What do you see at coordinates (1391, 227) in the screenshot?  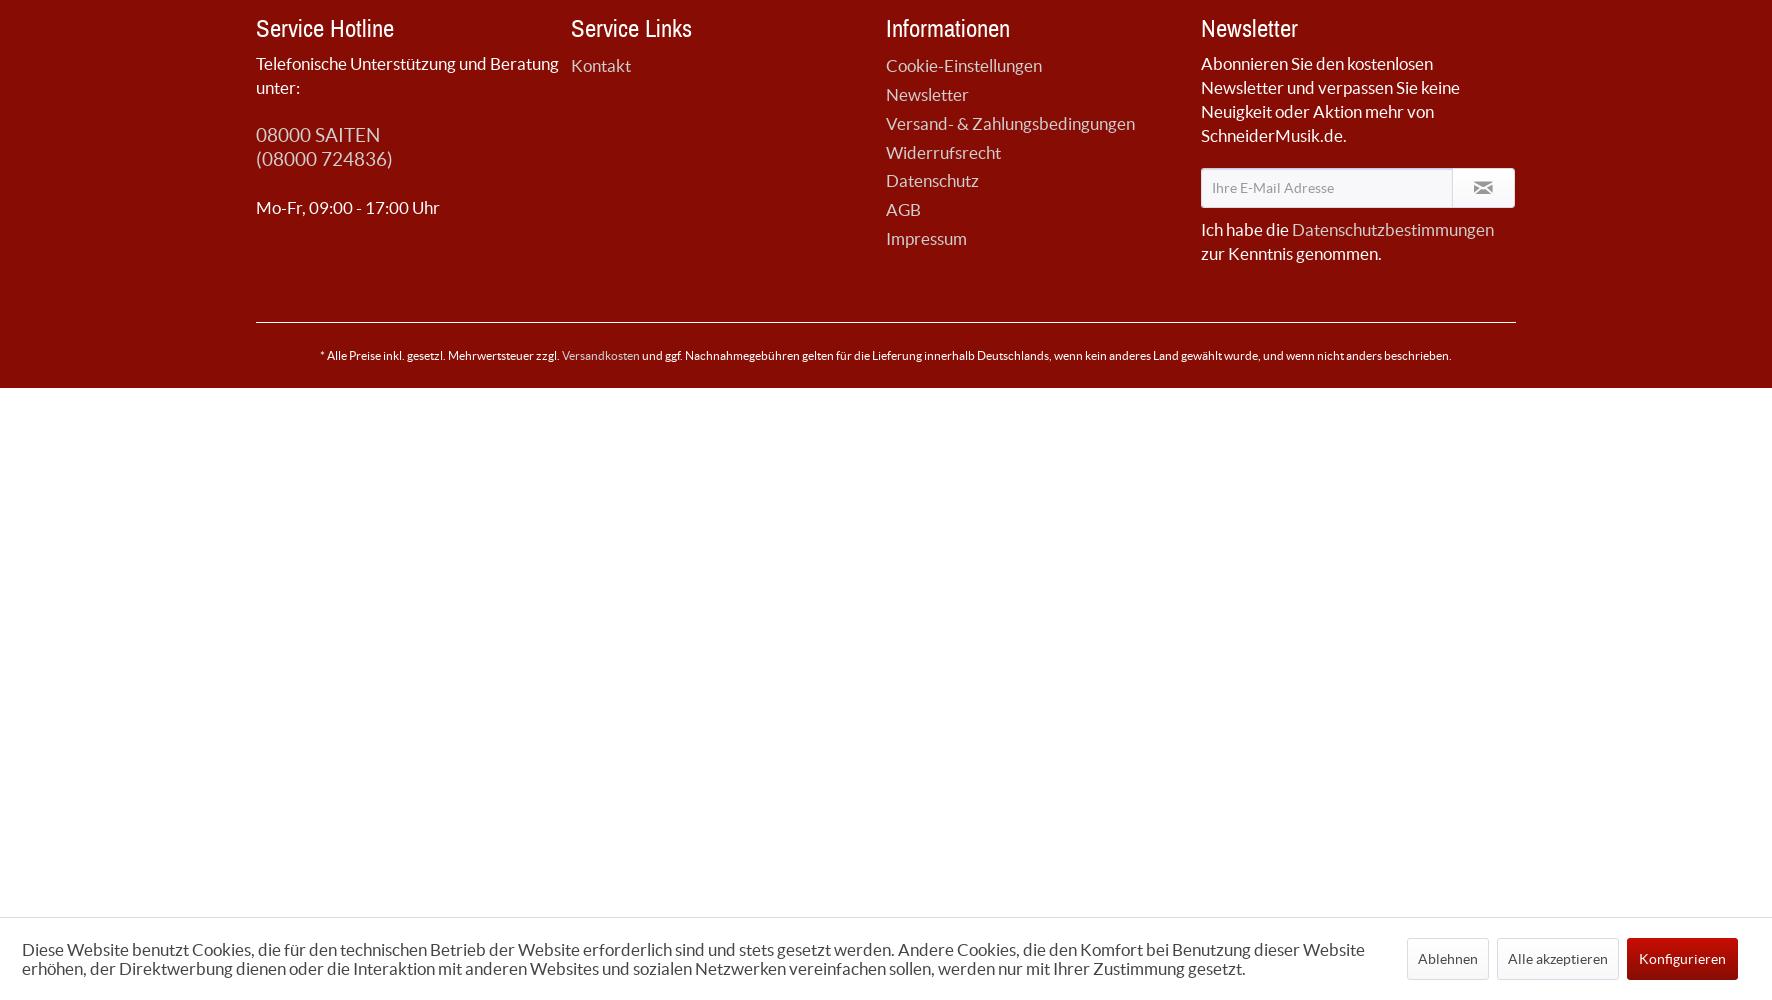 I see `'Datenschutzbestimmungen'` at bounding box center [1391, 227].